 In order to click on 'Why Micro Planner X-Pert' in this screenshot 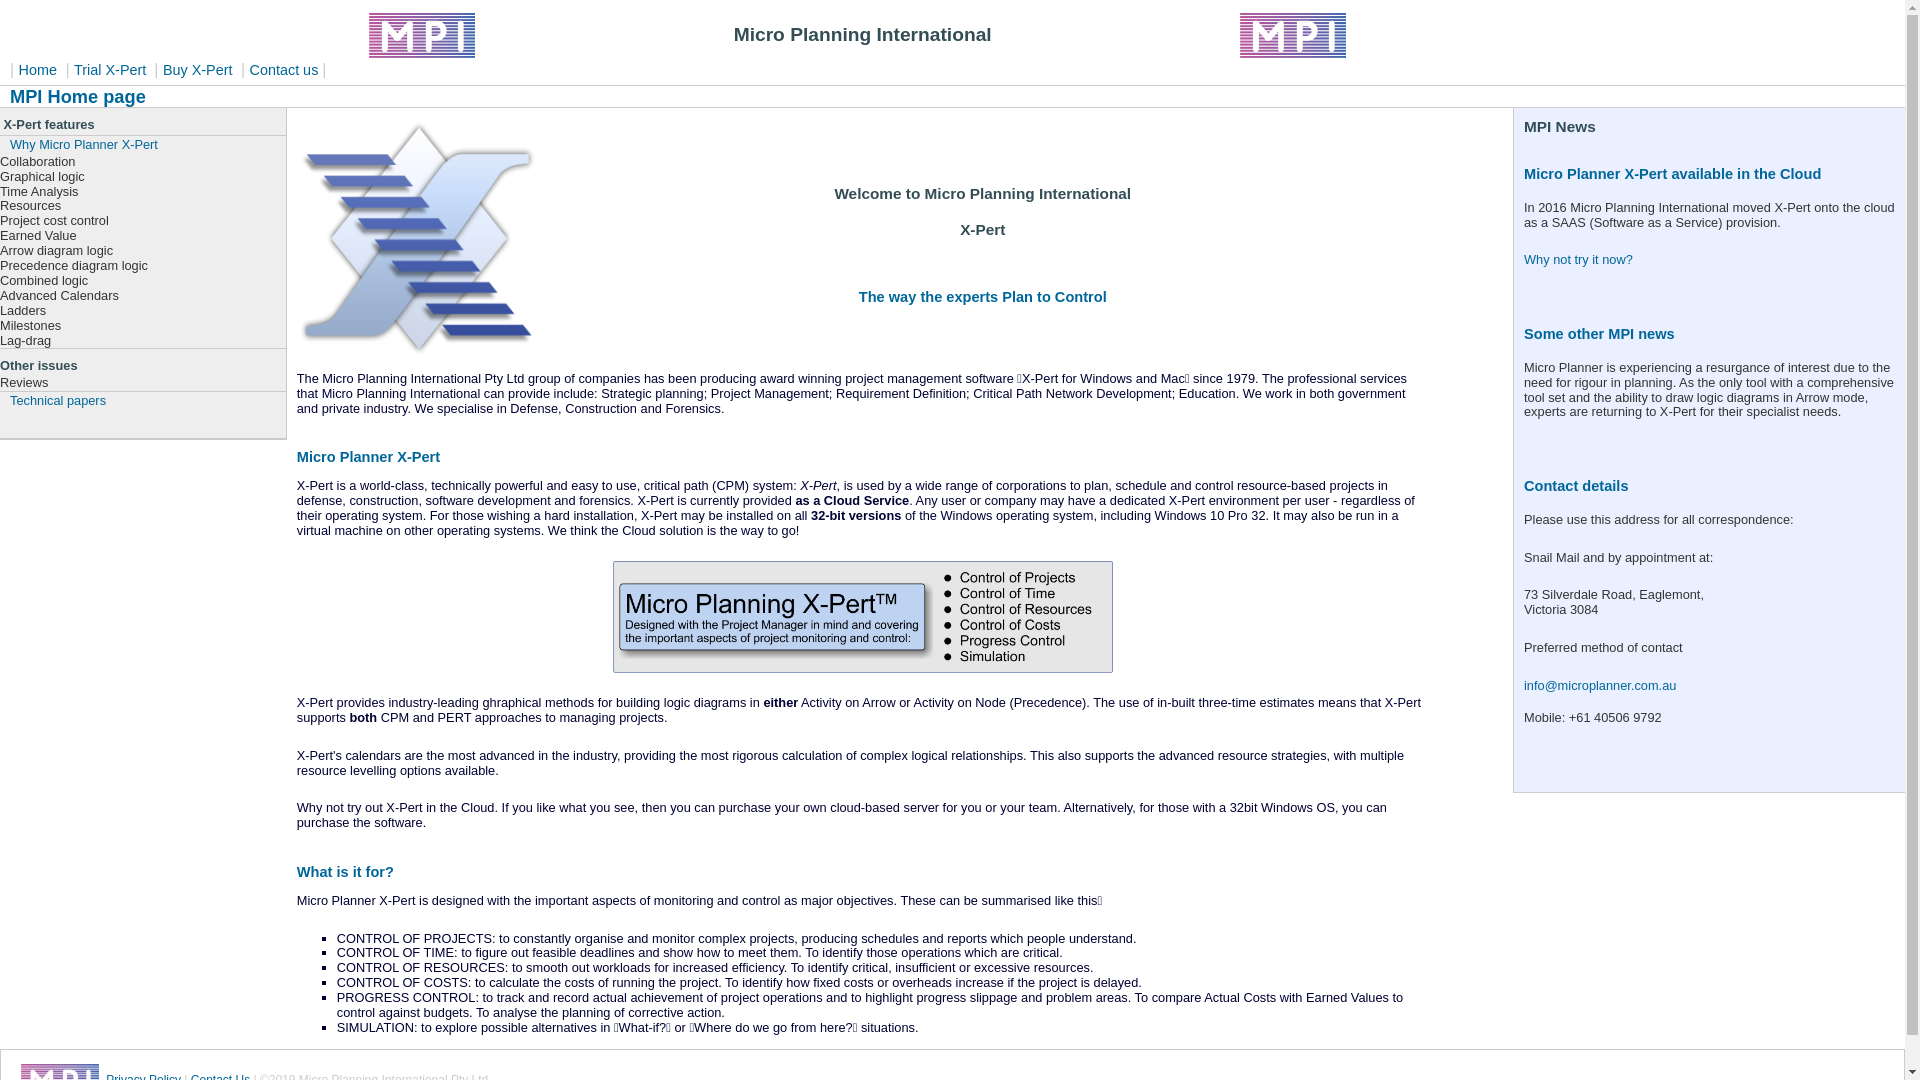, I will do `click(142, 144)`.